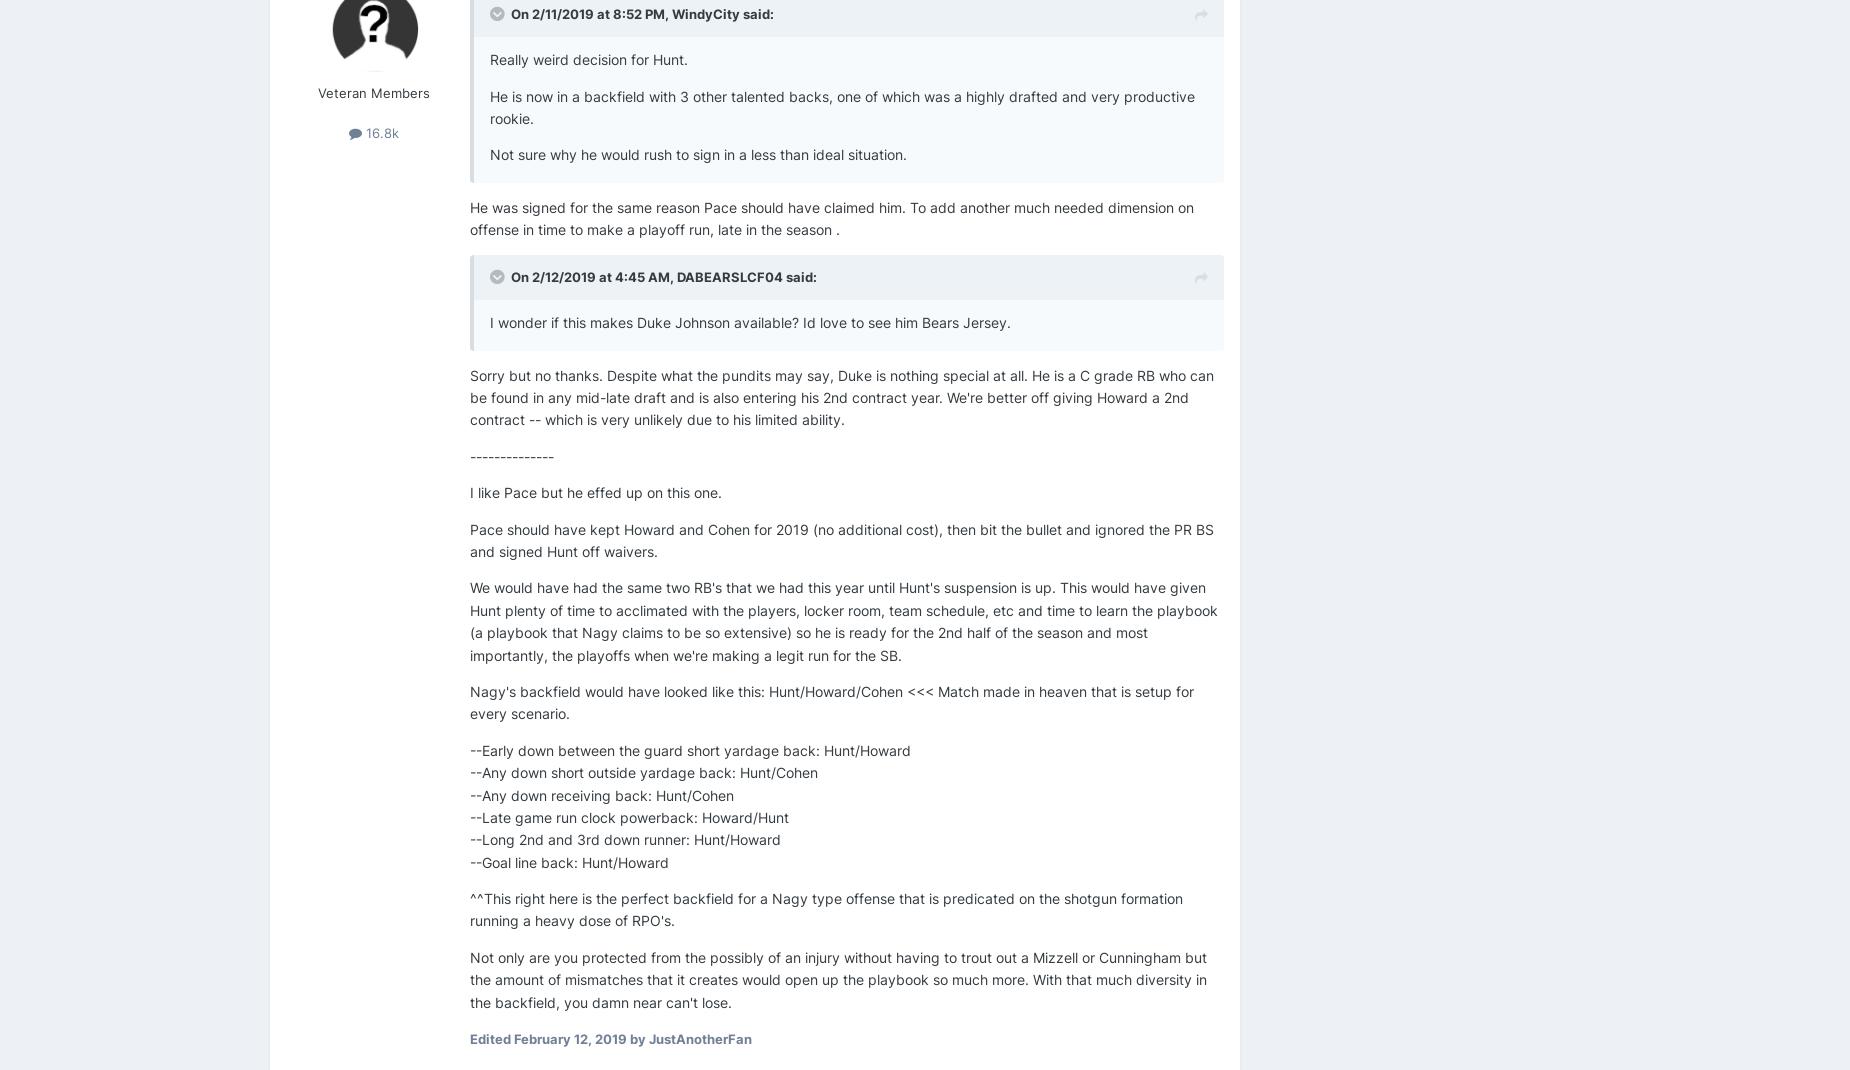 Image resolution: width=1850 pixels, height=1070 pixels. Describe the element at coordinates (596, 492) in the screenshot. I see `'I like Pace but he effed up on this one.'` at that location.